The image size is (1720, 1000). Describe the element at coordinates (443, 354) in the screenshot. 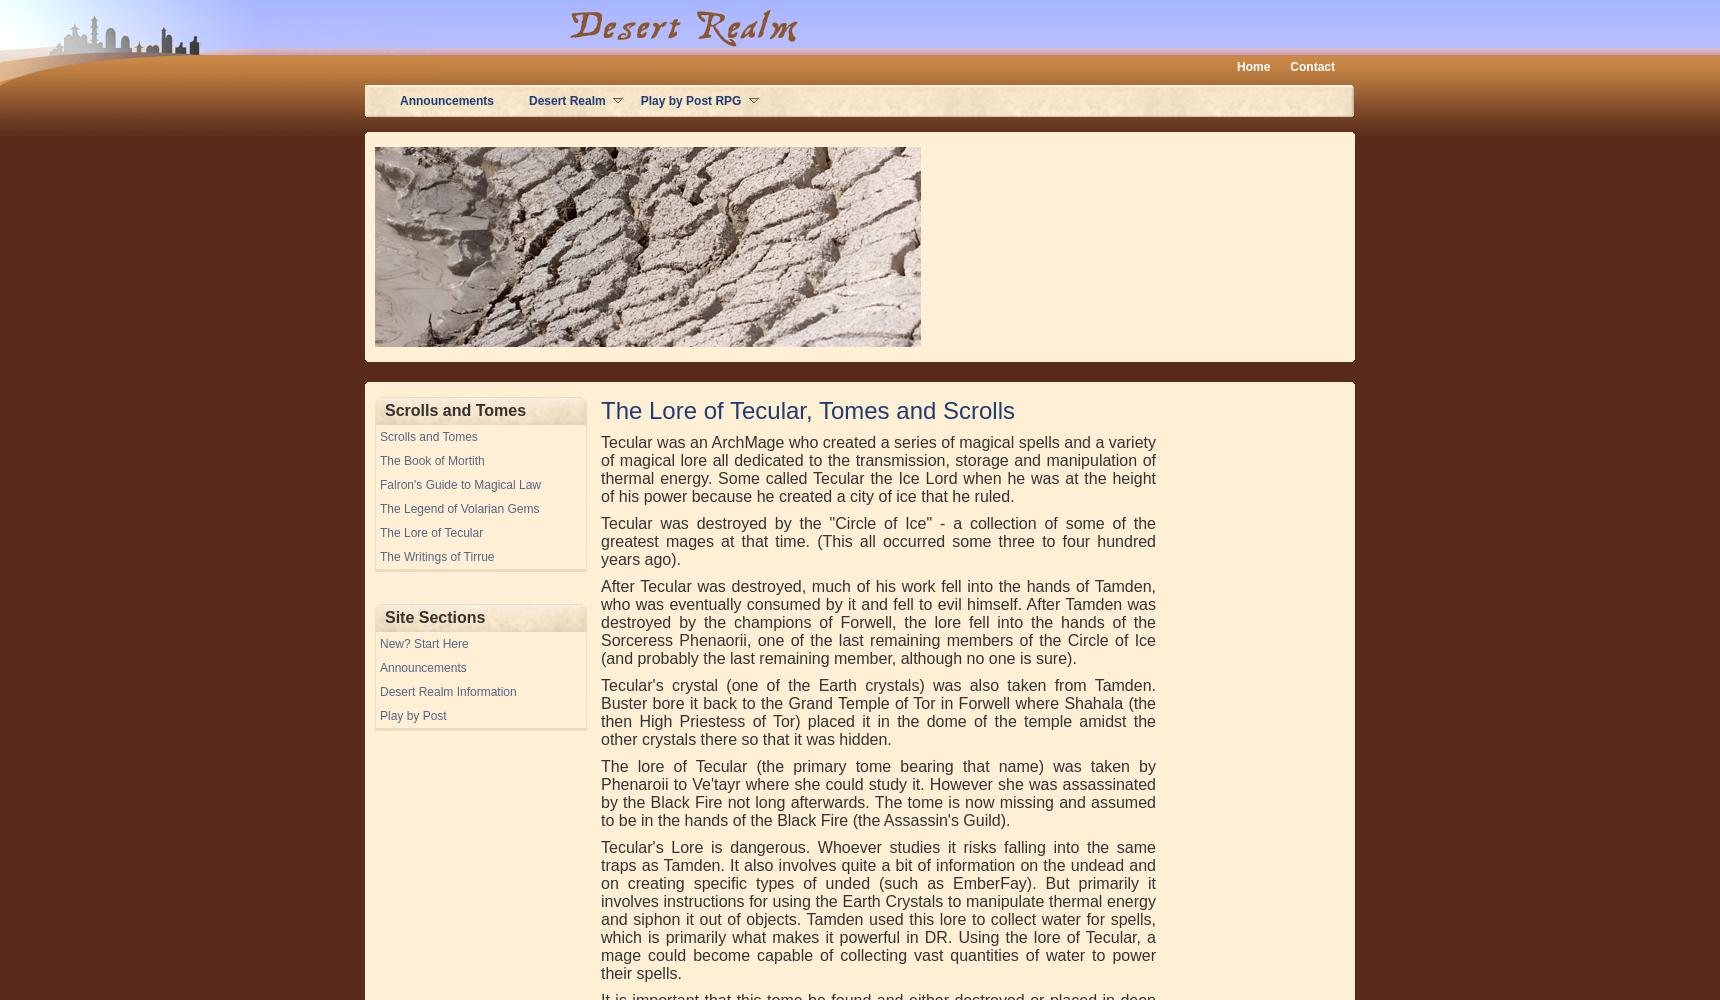

I see `'Scrolls and Tomes'` at that location.